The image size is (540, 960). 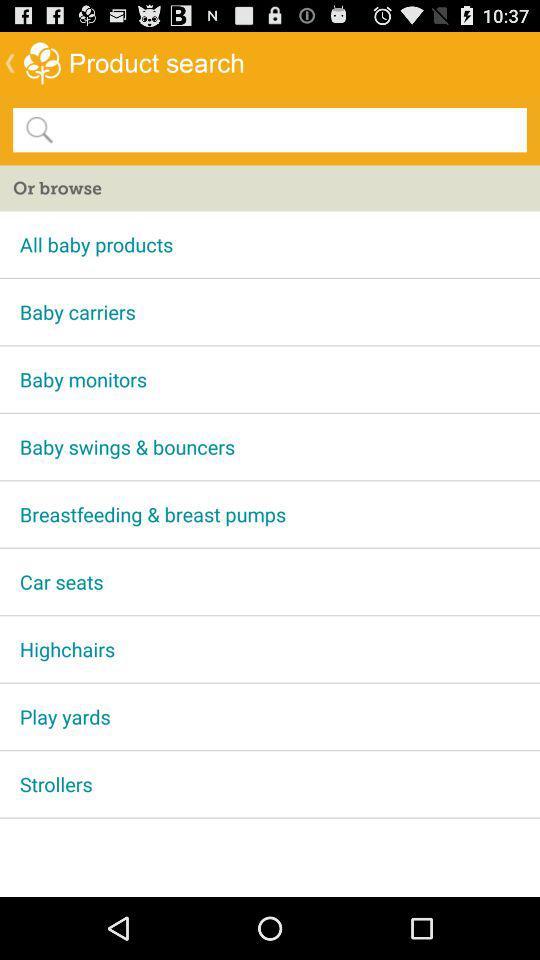 What do you see at coordinates (270, 648) in the screenshot?
I see `the app above the play yards` at bounding box center [270, 648].